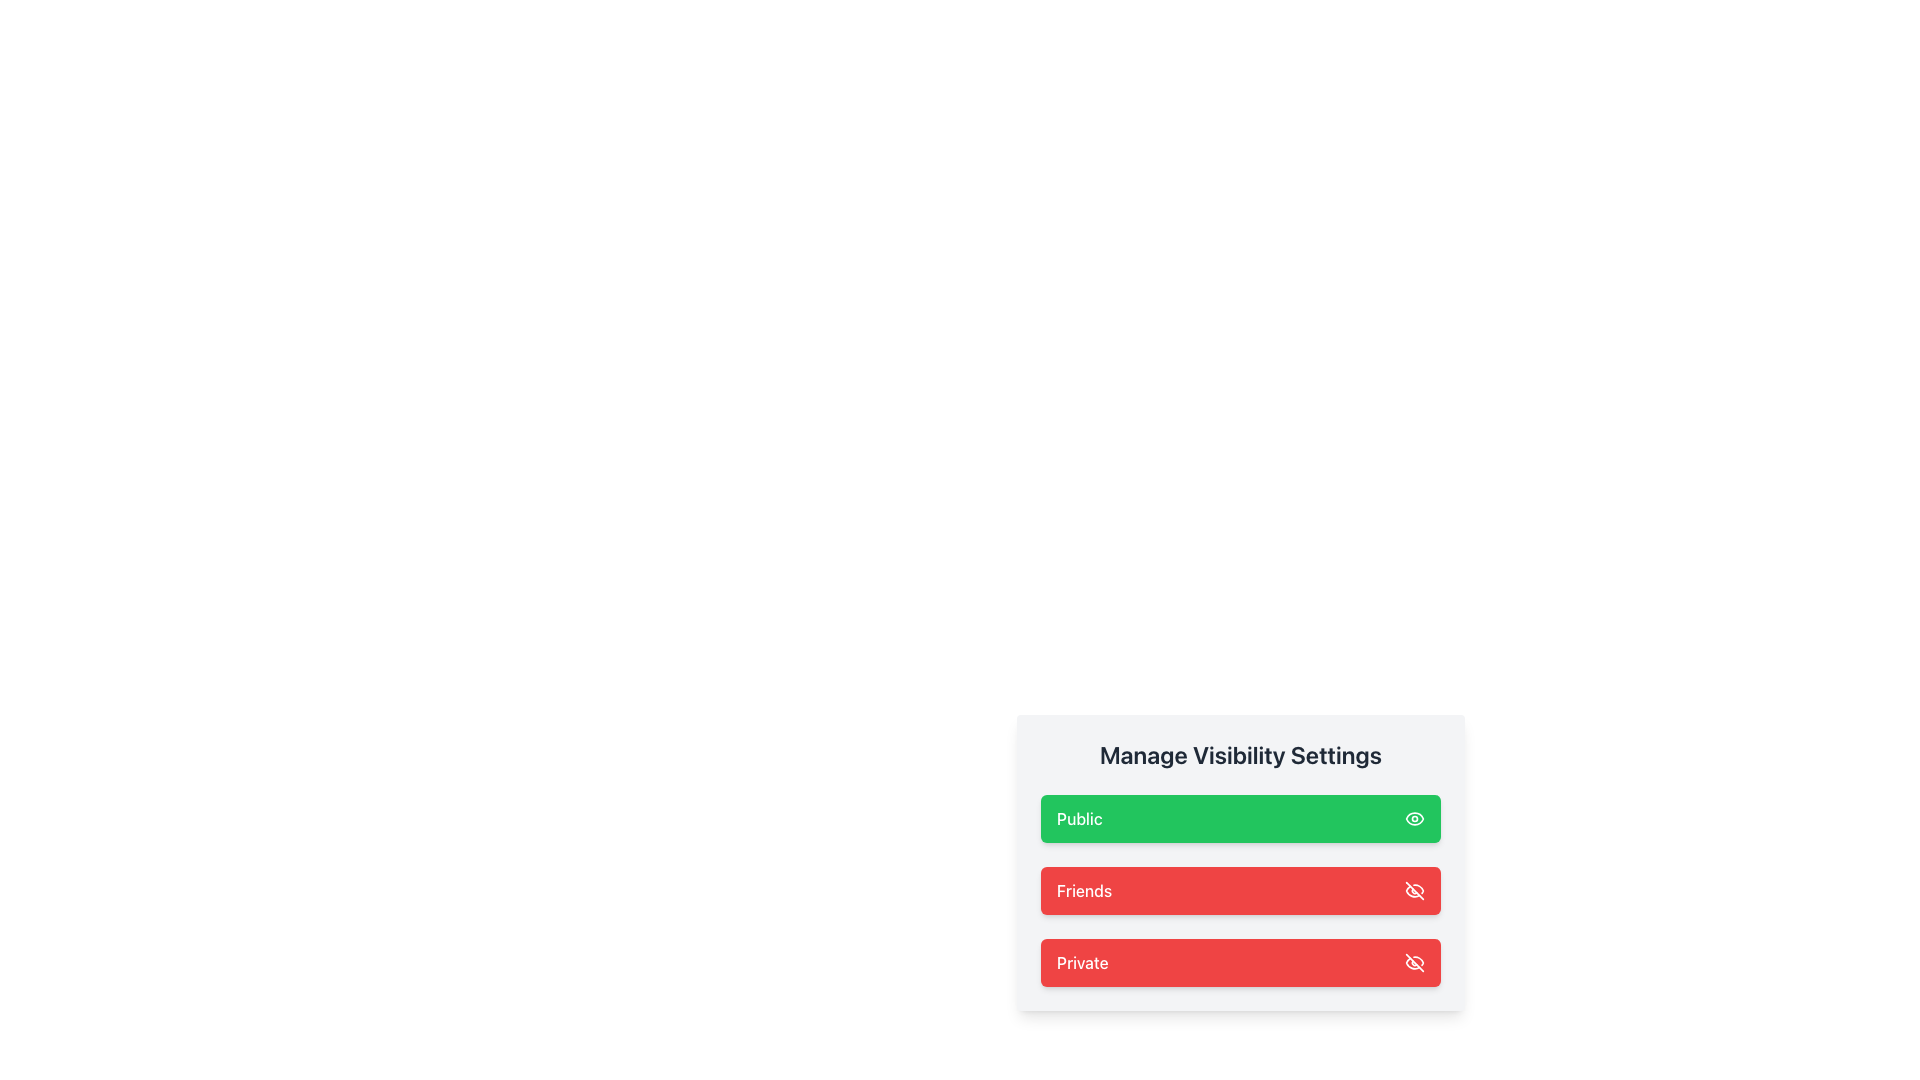 The image size is (1920, 1080). I want to click on the eye icon located on the far right side of the green 'Public' button, so click(1414, 818).